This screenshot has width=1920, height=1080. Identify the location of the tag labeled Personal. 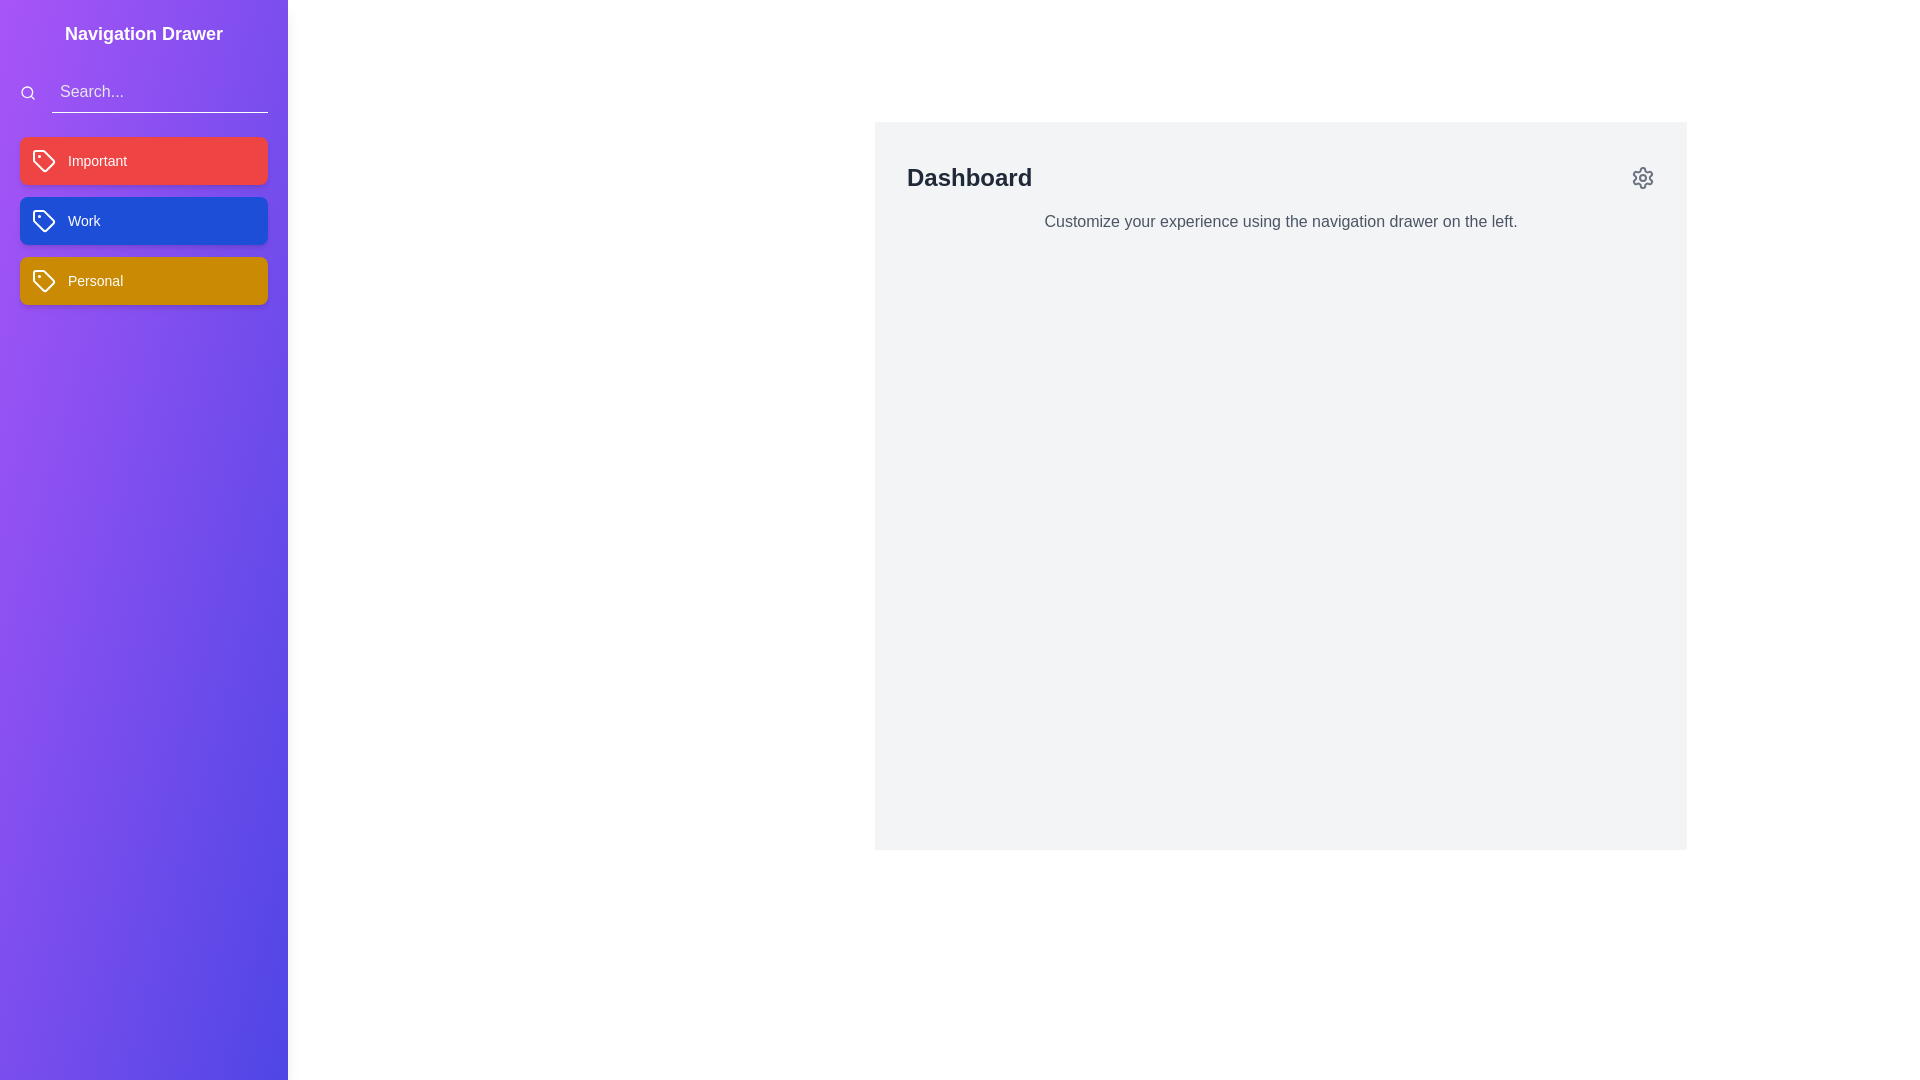
(143, 281).